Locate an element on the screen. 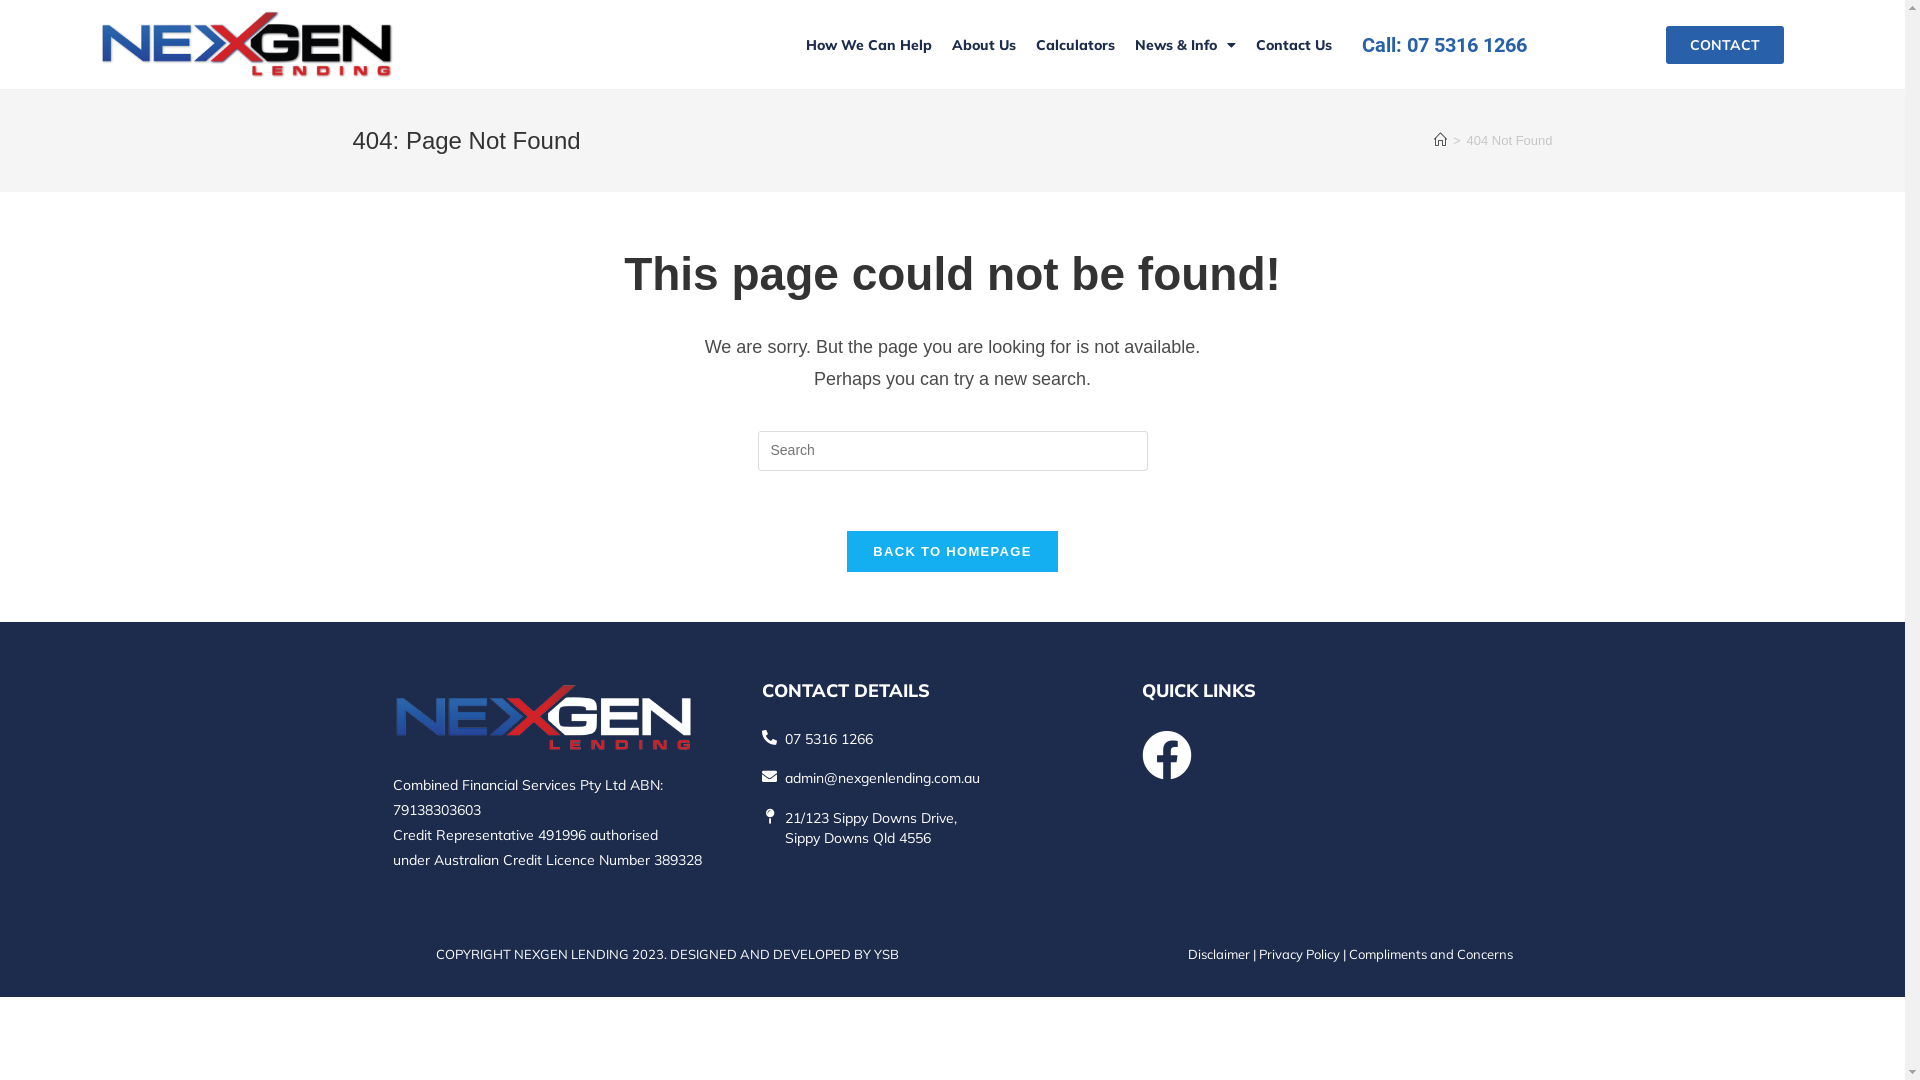  'Call: 07 5316 1266' is located at coordinates (1361, 43).